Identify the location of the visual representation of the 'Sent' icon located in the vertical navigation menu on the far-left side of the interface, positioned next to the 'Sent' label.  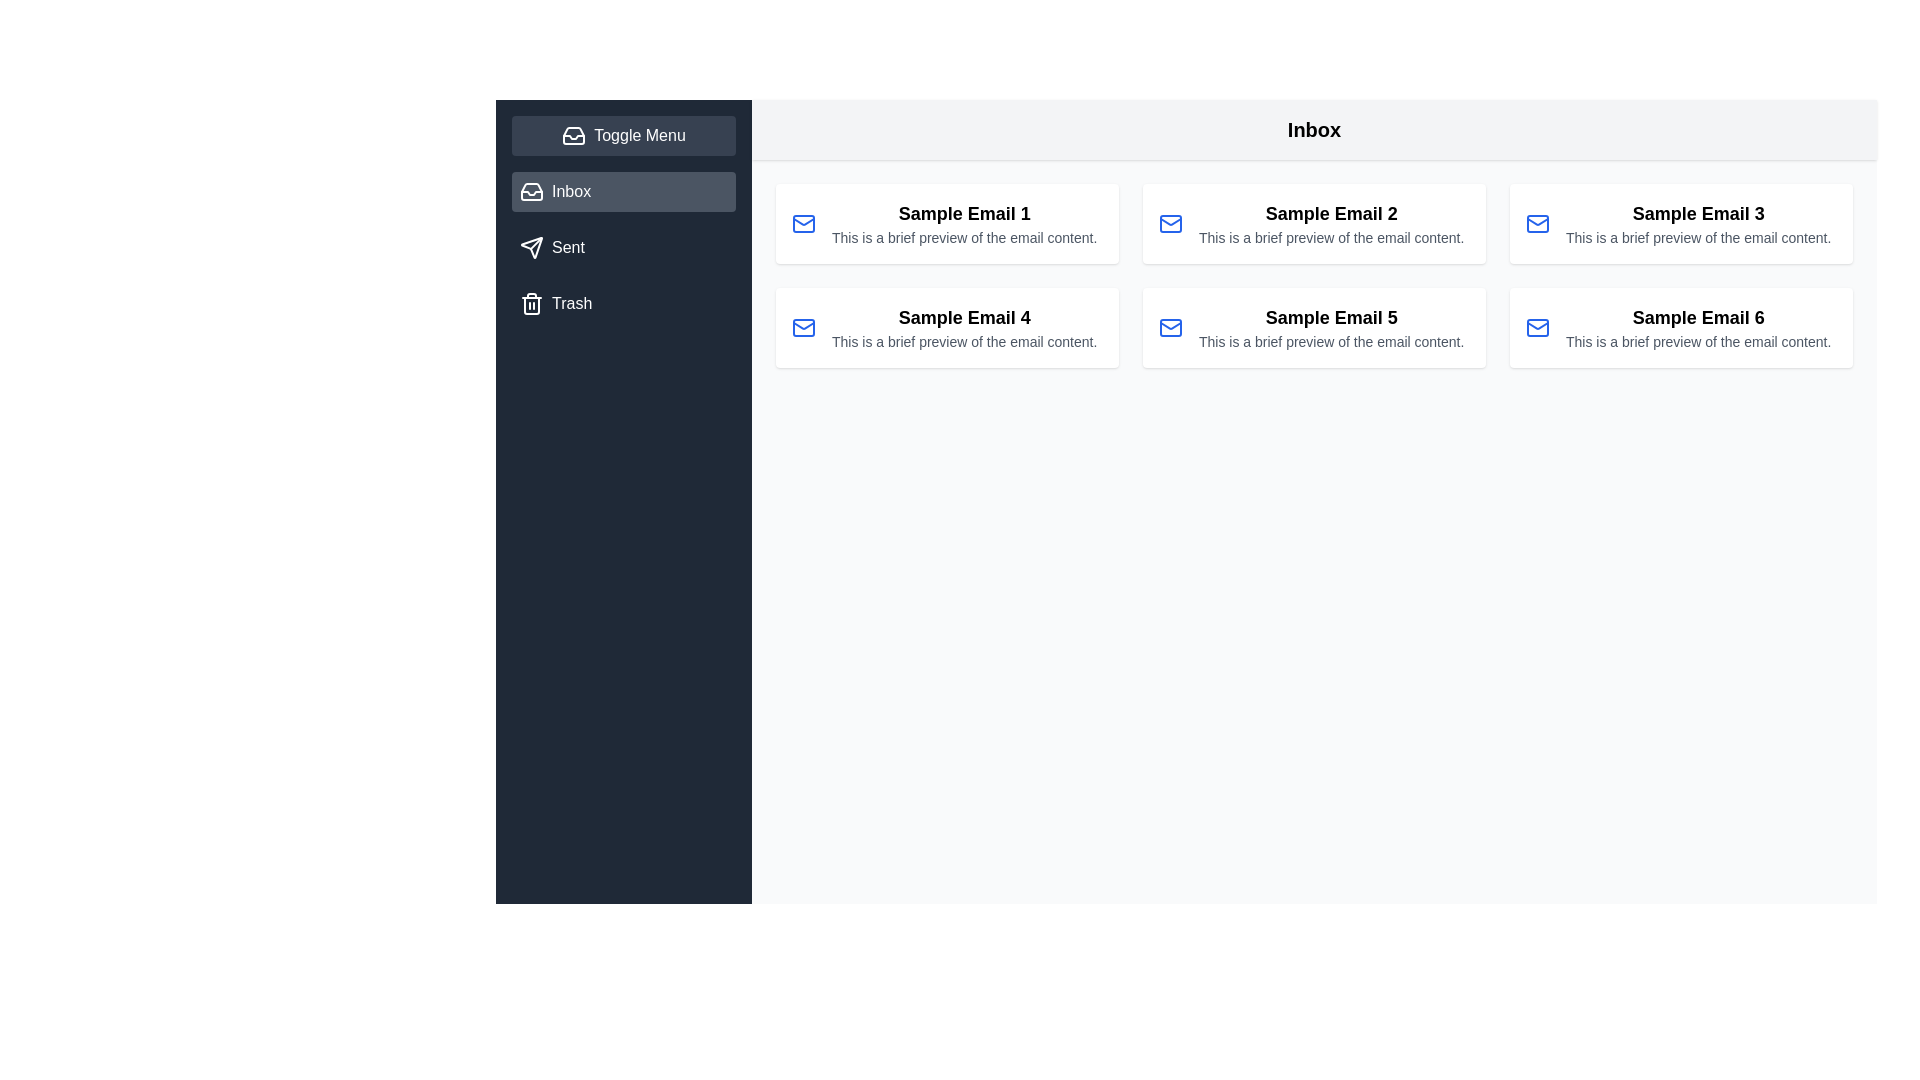
(532, 246).